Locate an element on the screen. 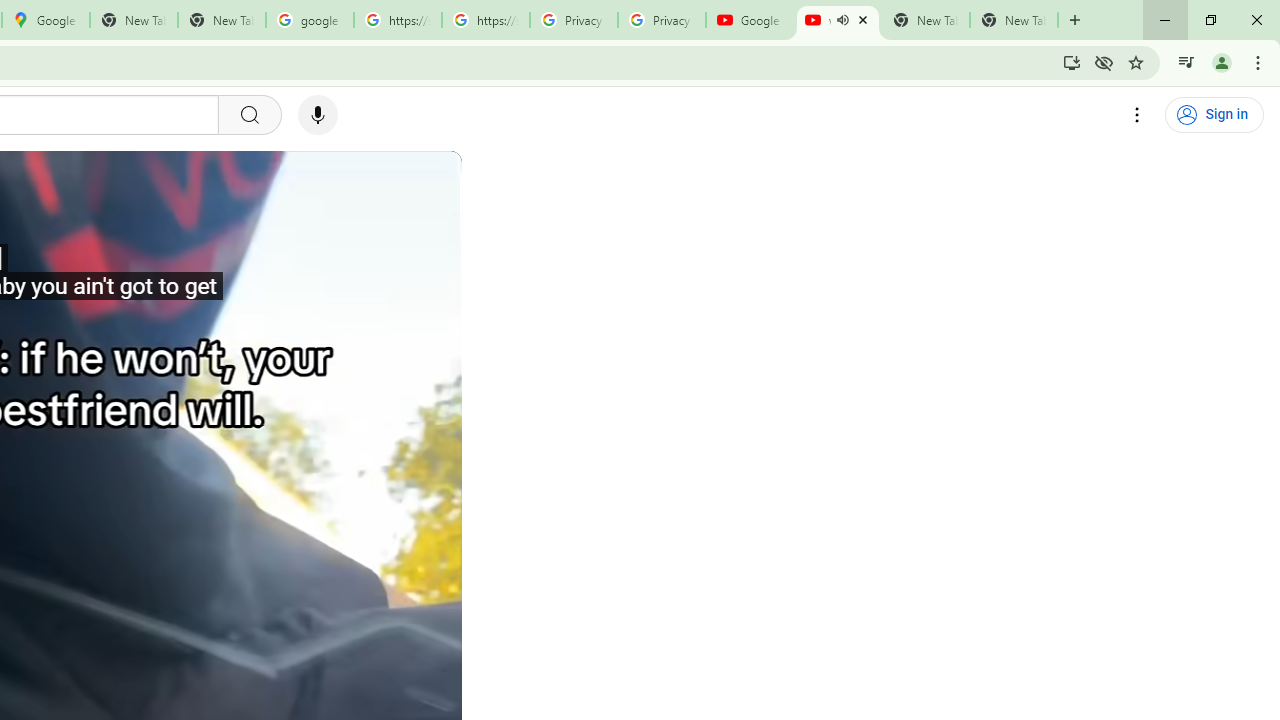 This screenshot has height=720, width=1280. 'https://scholar.google.com/' is located at coordinates (485, 20).